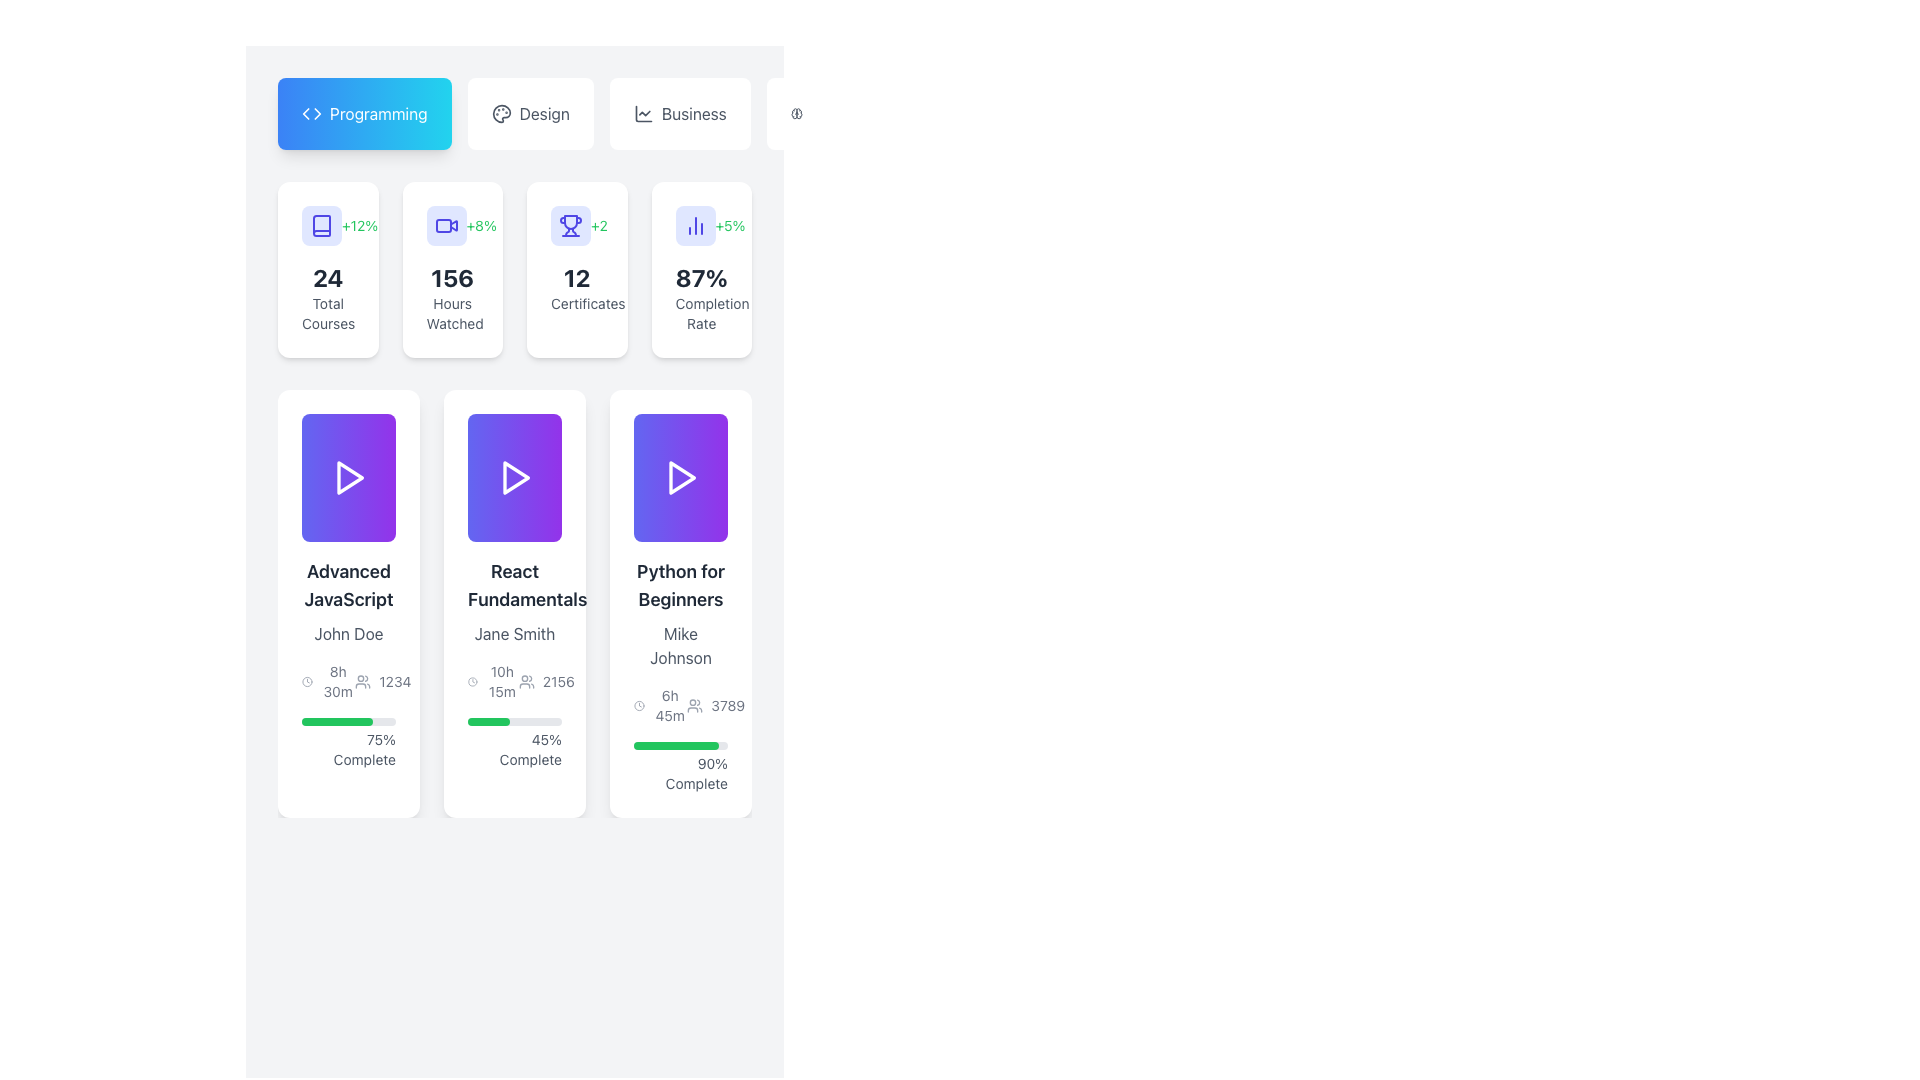 The width and height of the screenshot is (1920, 1080). What do you see at coordinates (701, 270) in the screenshot?
I see `the Informational Card located at the far right of the metrics section to get more details about the completion rate` at bounding box center [701, 270].